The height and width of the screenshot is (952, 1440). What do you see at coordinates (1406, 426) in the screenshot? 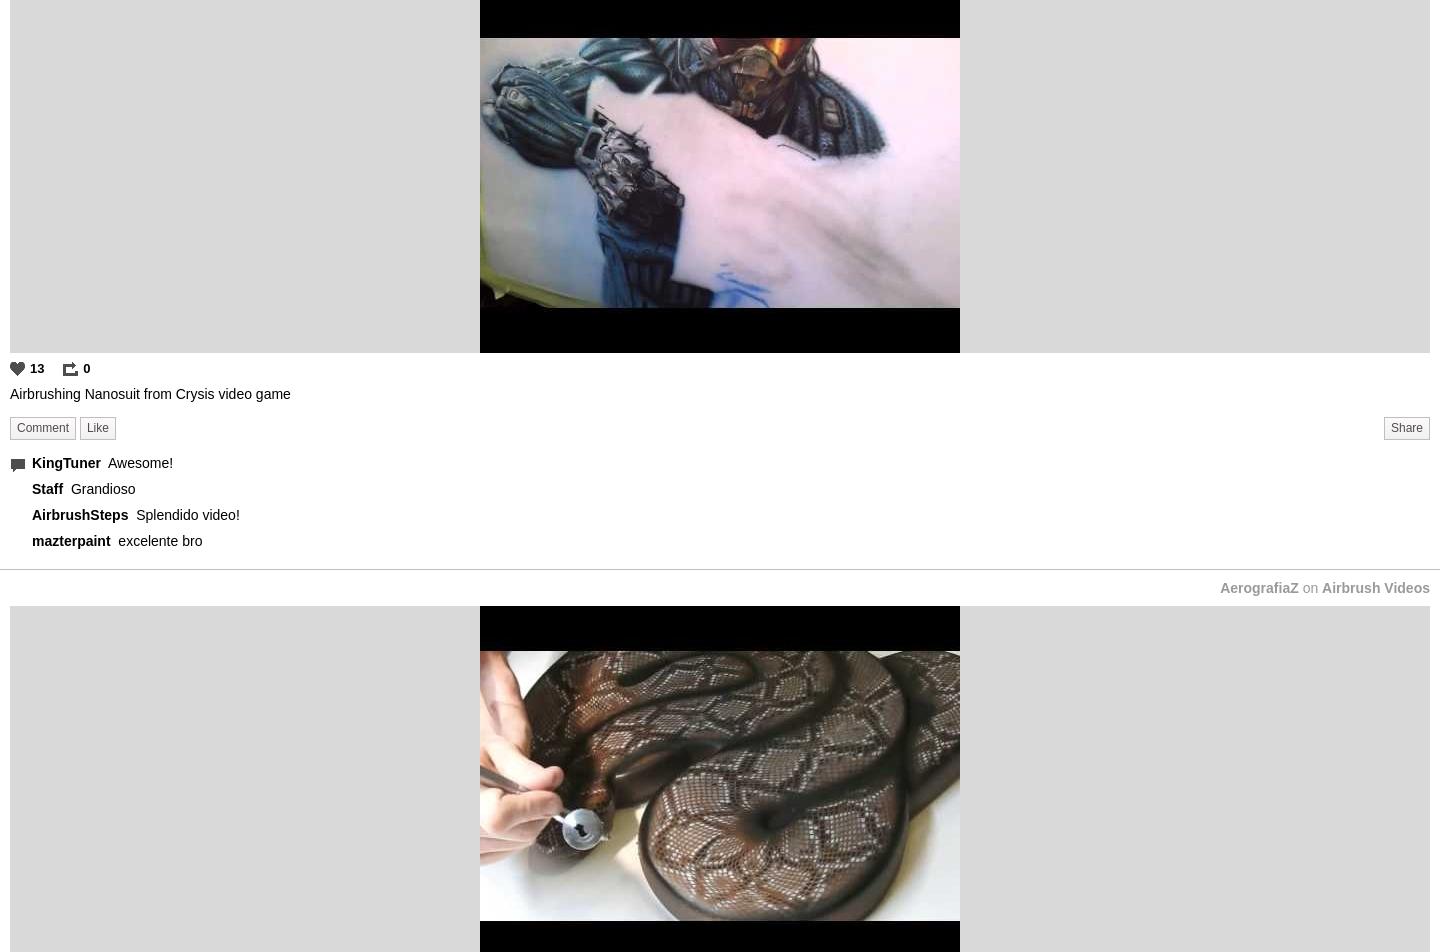
I see `'Share'` at bounding box center [1406, 426].